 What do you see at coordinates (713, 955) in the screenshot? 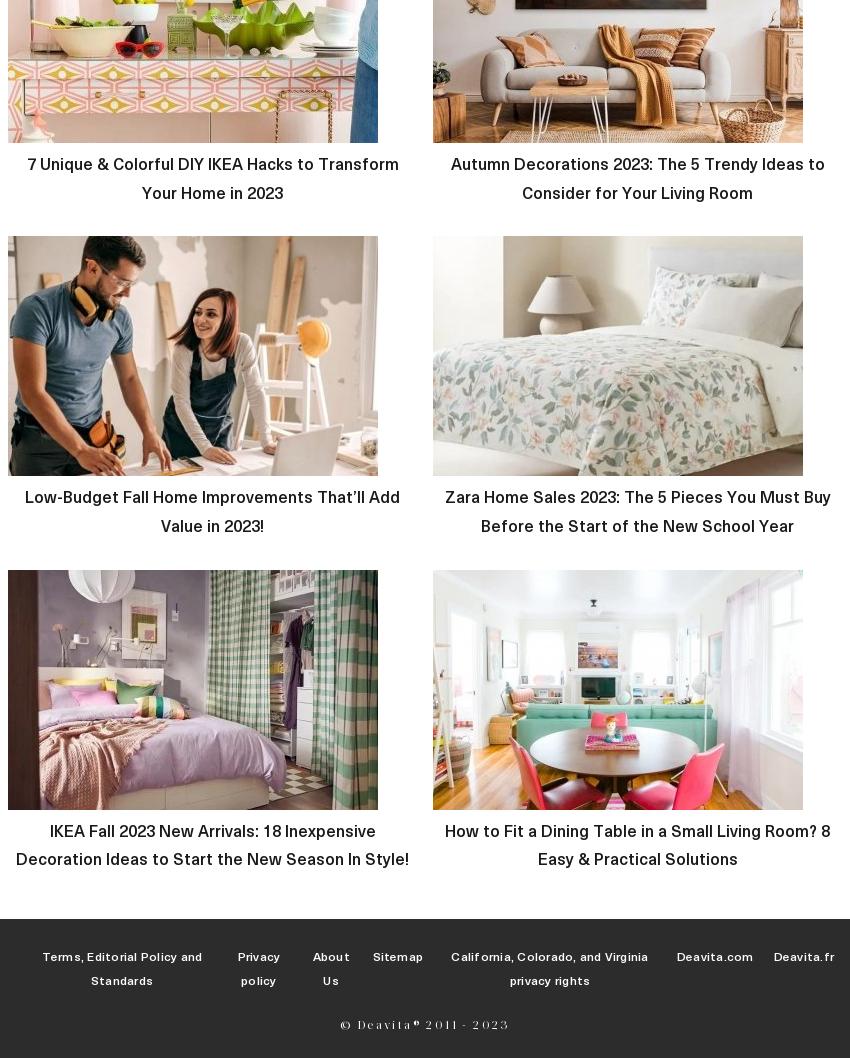
I see `'Deavita.com'` at bounding box center [713, 955].